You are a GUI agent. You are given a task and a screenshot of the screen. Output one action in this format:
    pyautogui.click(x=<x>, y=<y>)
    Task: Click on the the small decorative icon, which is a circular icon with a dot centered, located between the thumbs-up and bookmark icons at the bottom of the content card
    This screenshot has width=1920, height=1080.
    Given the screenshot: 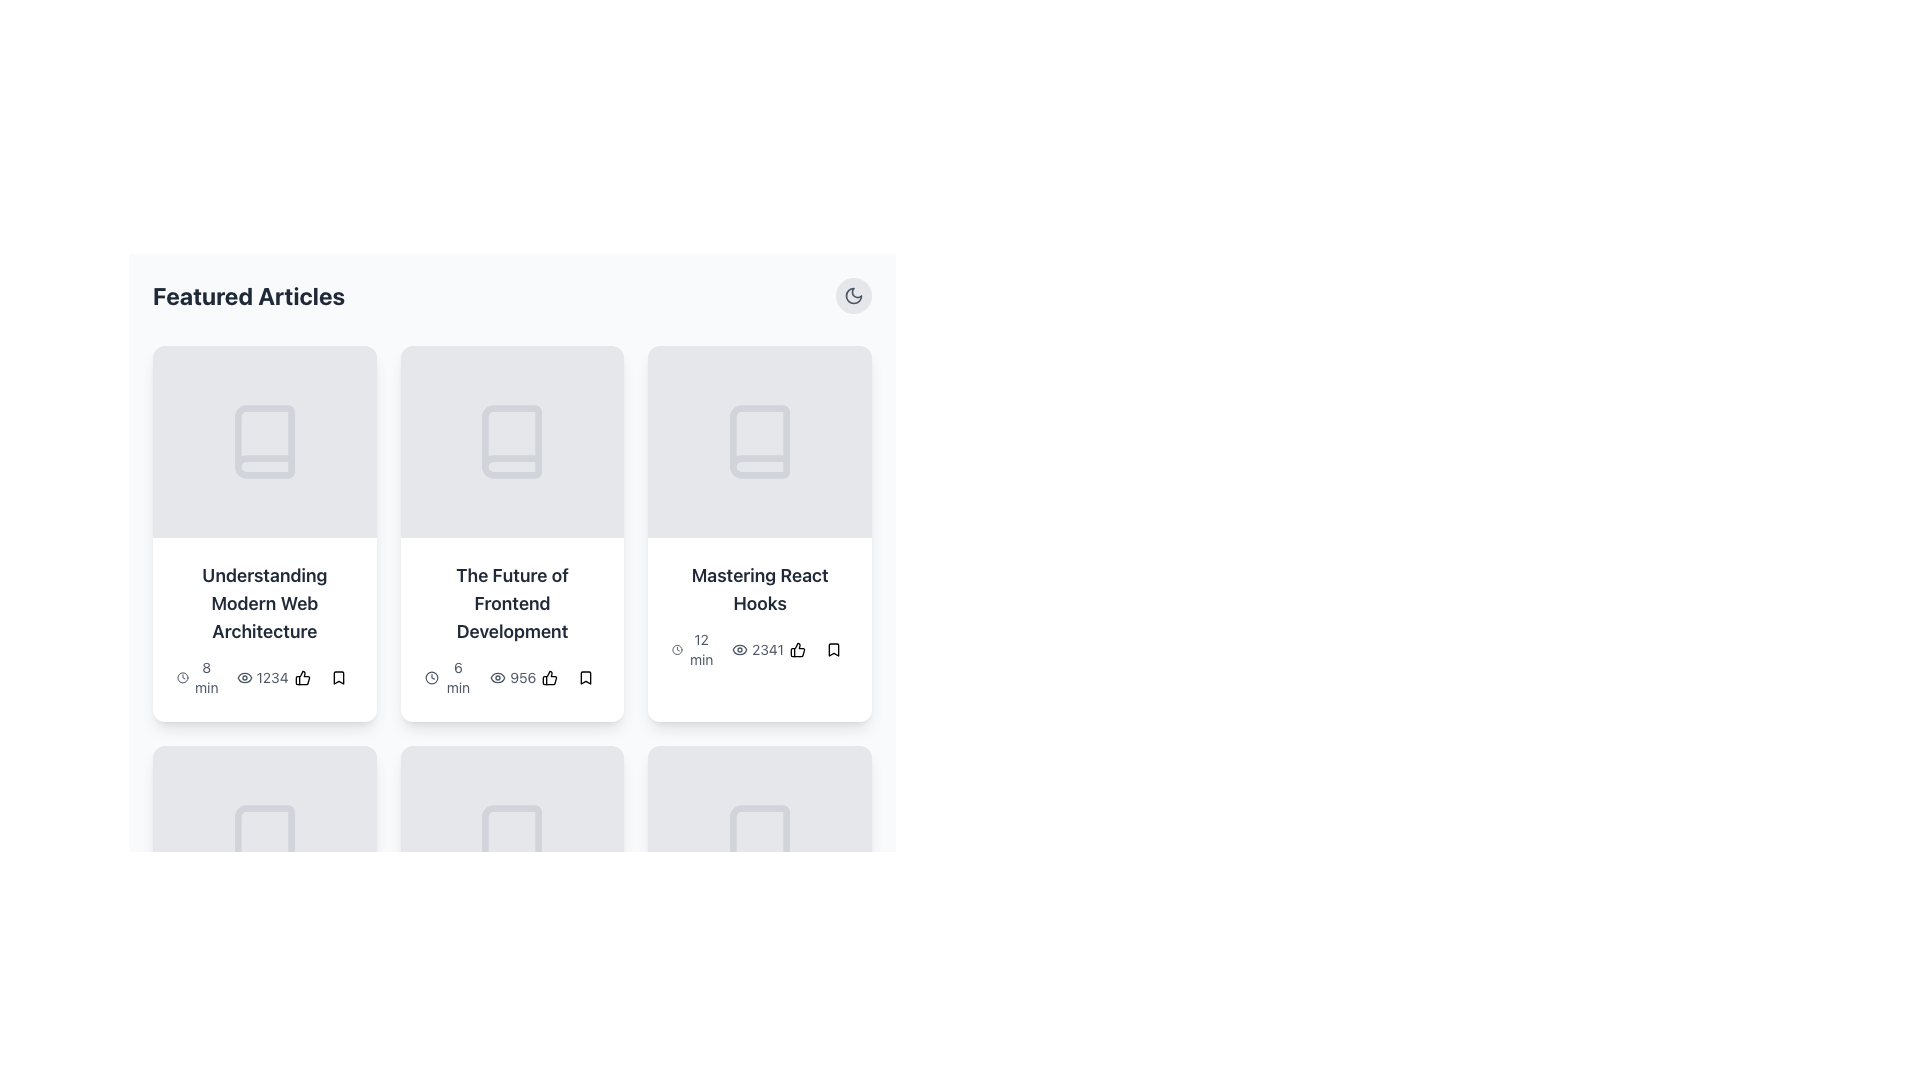 What is the action you would take?
    pyautogui.click(x=320, y=677)
    